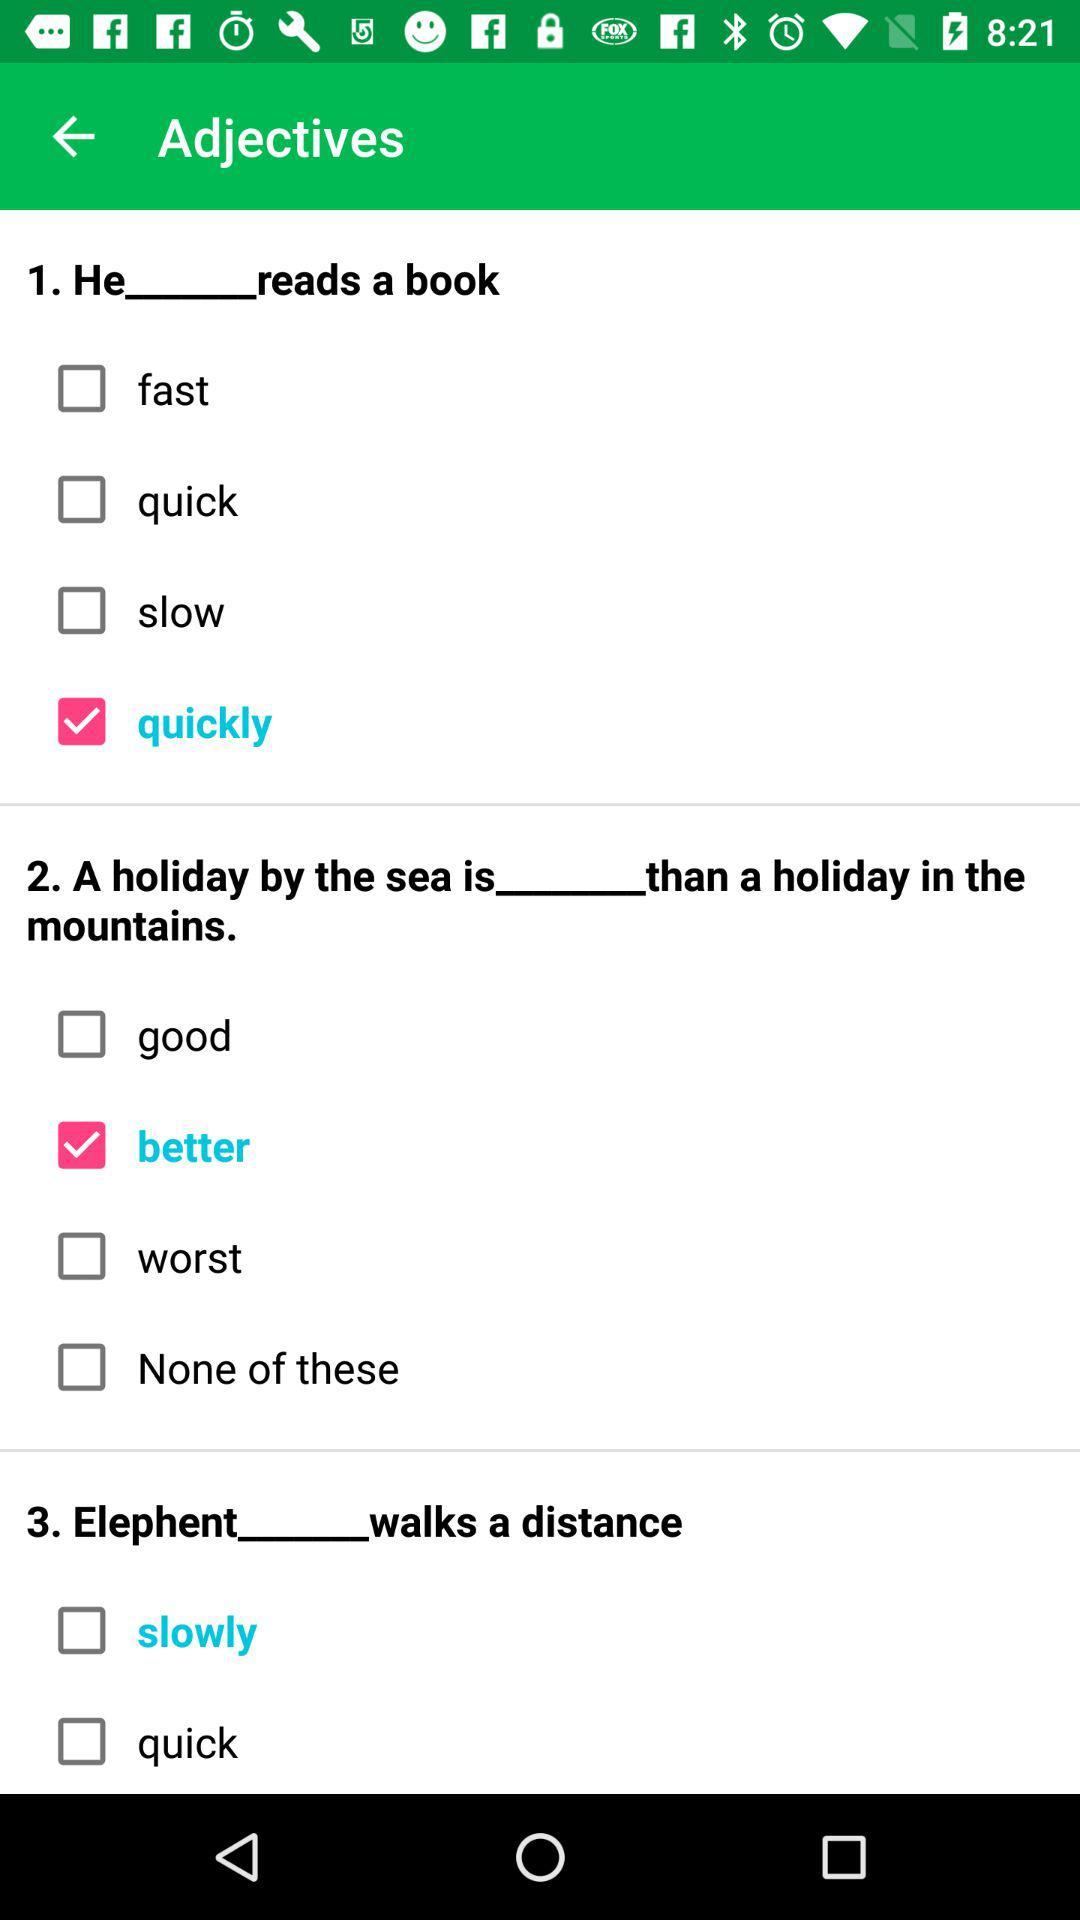 This screenshot has height=1920, width=1080. Describe the element at coordinates (587, 388) in the screenshot. I see `fast item` at that location.